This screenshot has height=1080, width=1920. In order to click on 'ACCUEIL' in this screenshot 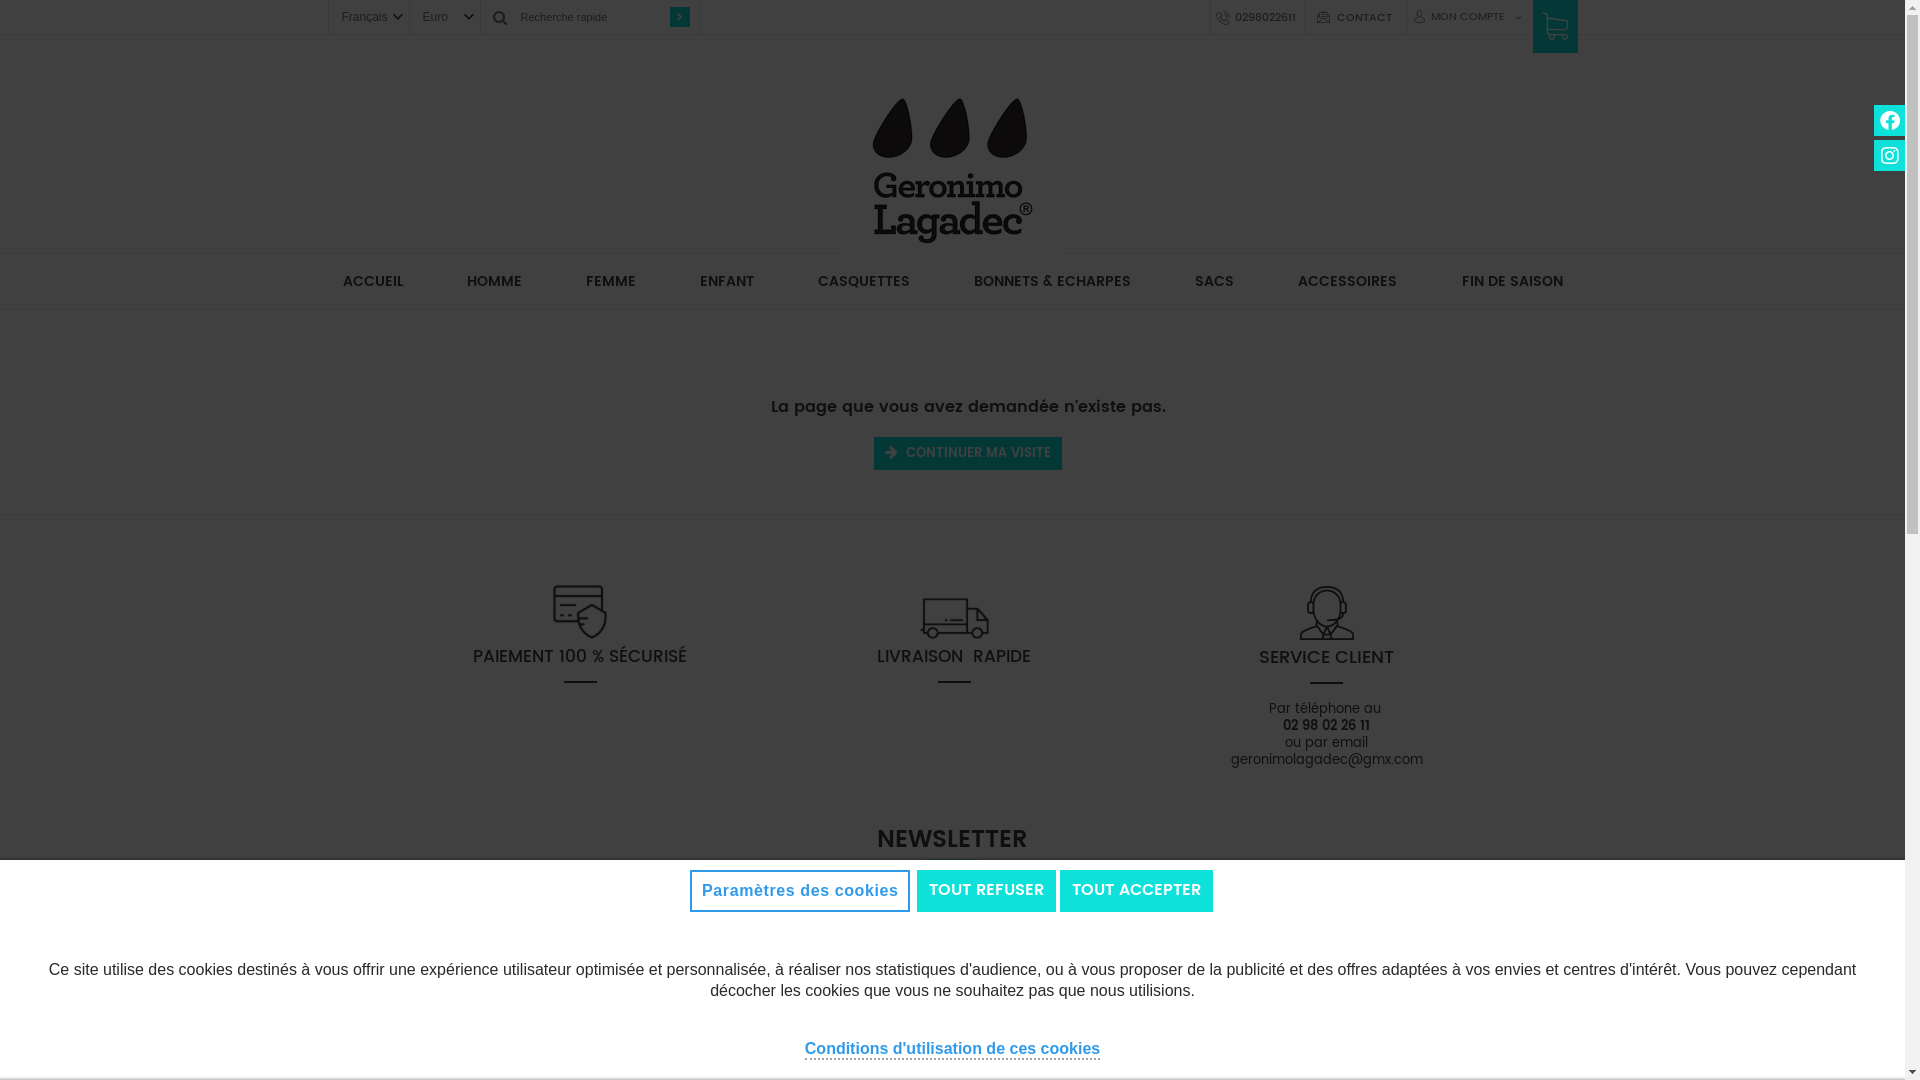, I will do `click(327, 281)`.